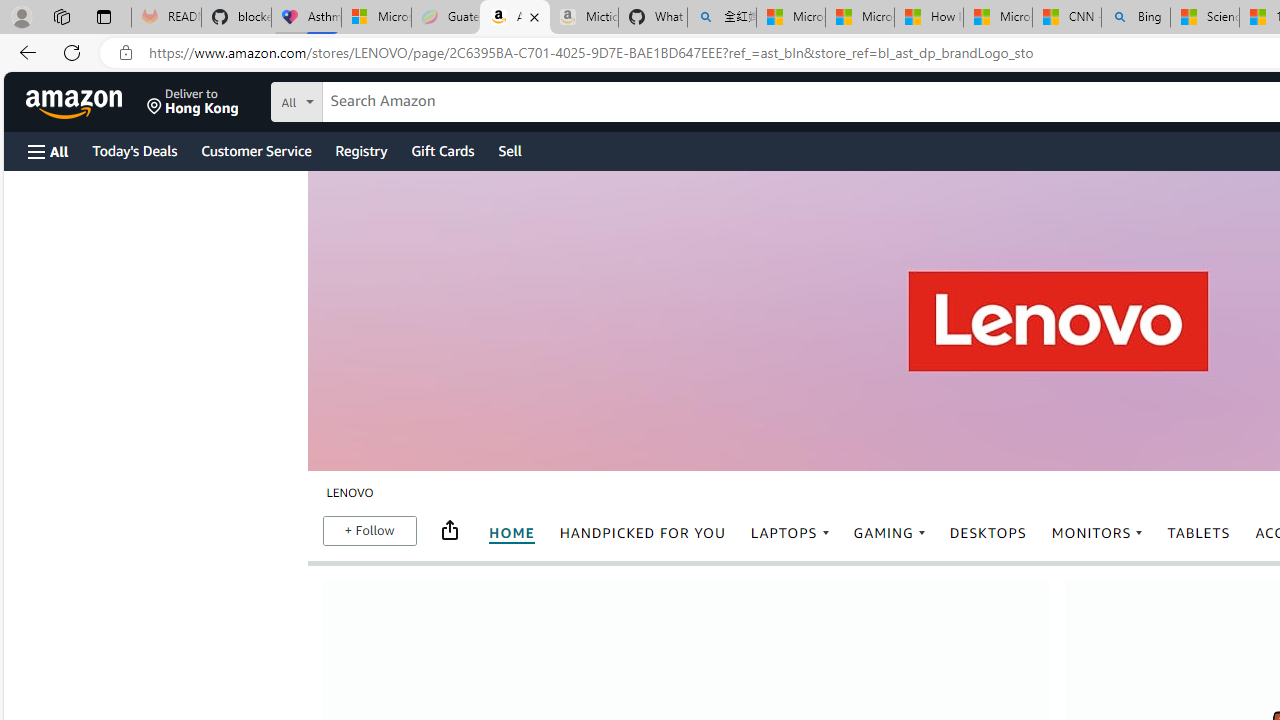 The image size is (1280, 720). What do you see at coordinates (888, 532) in the screenshot?
I see `'GAMING'` at bounding box center [888, 532].